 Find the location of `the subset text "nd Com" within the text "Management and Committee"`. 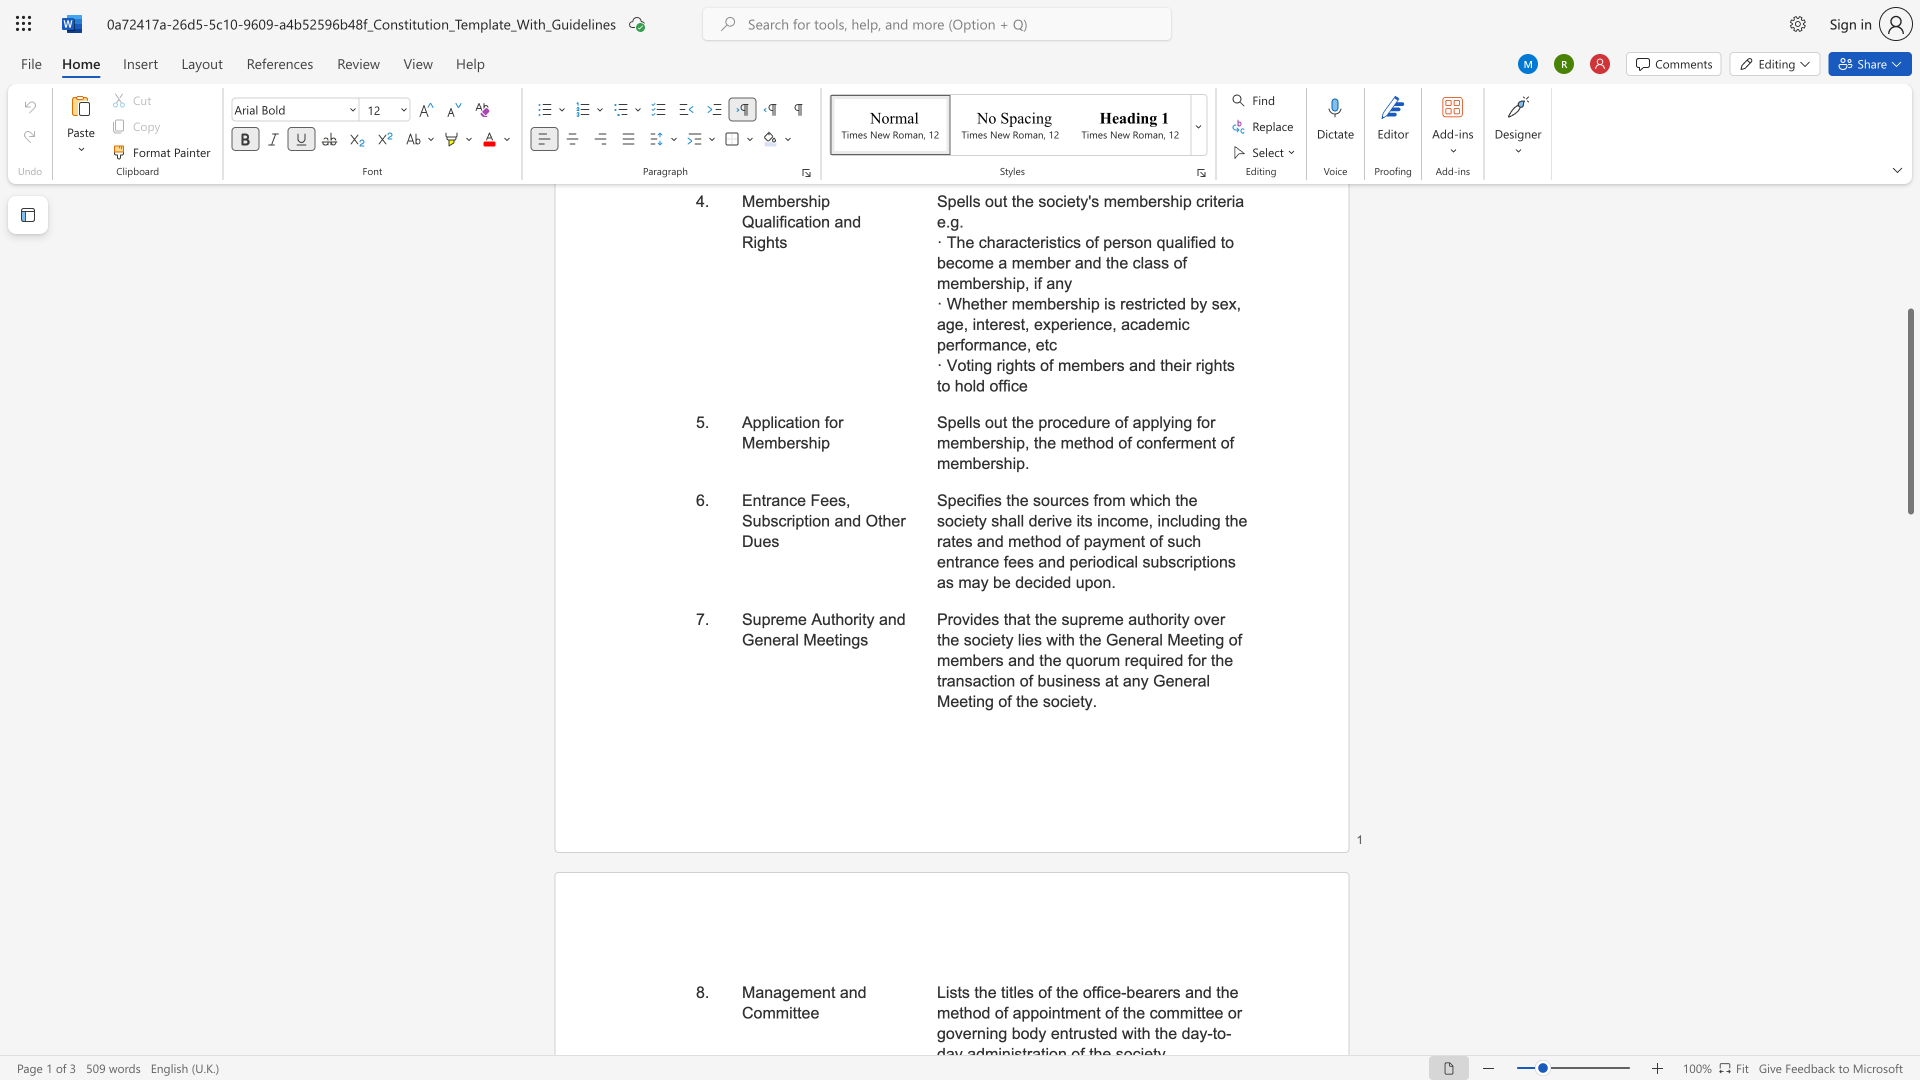

the subset text "nd Com" within the text "Management and Committee" is located at coordinates (848, 992).